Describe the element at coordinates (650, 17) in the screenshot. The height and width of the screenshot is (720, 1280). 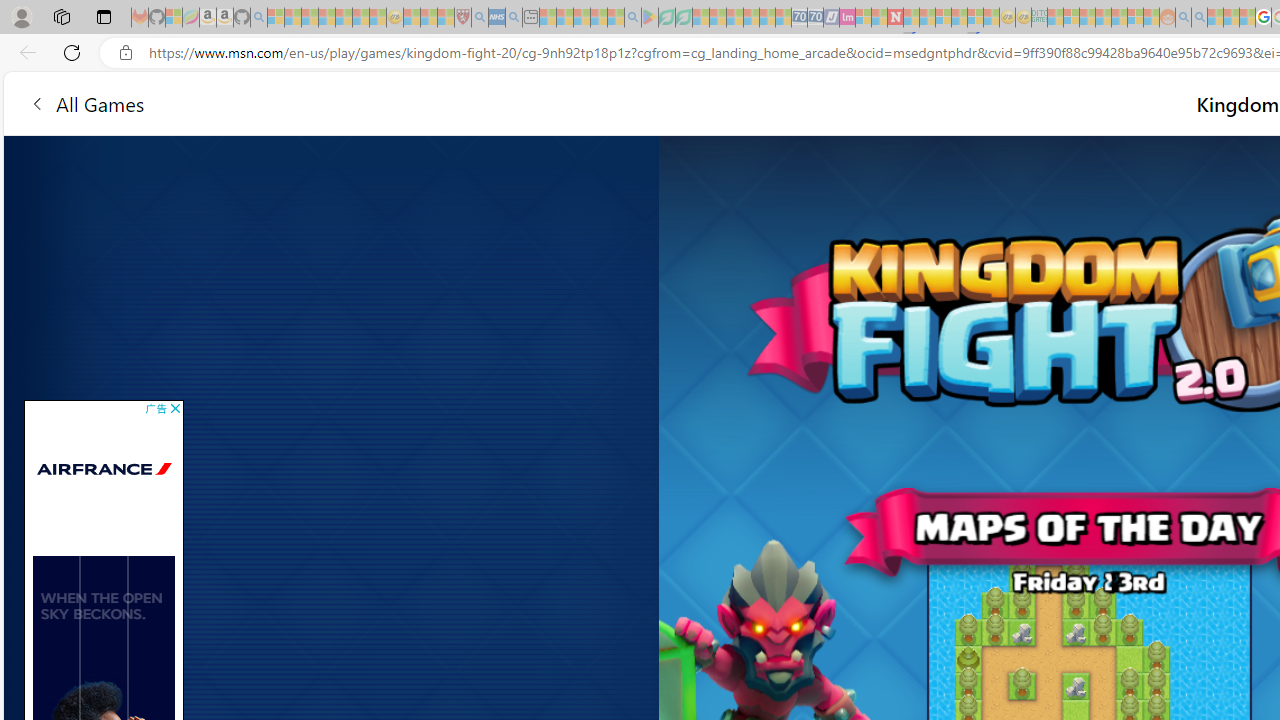
I see `'Bluey: Let'` at that location.